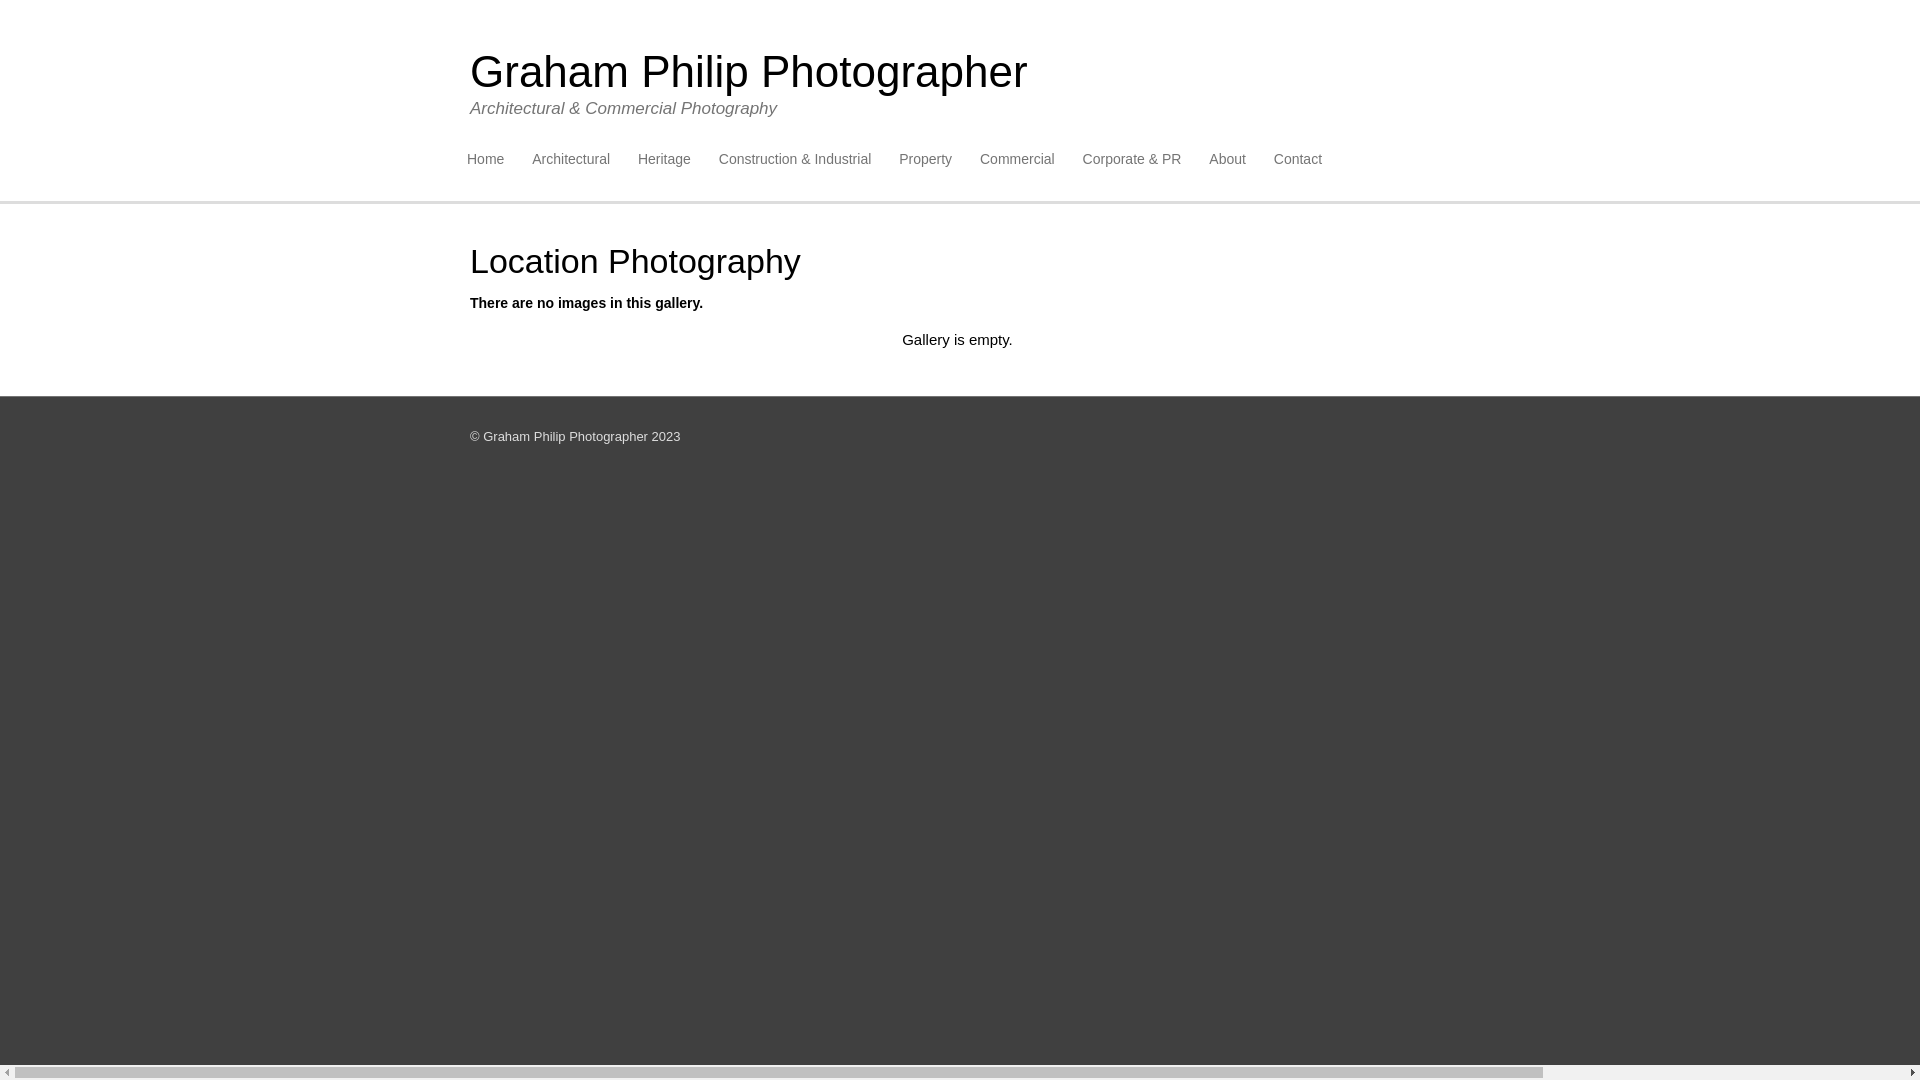 This screenshot has width=1920, height=1080. Describe the element at coordinates (1017, 158) in the screenshot. I see `'Commercial'` at that location.